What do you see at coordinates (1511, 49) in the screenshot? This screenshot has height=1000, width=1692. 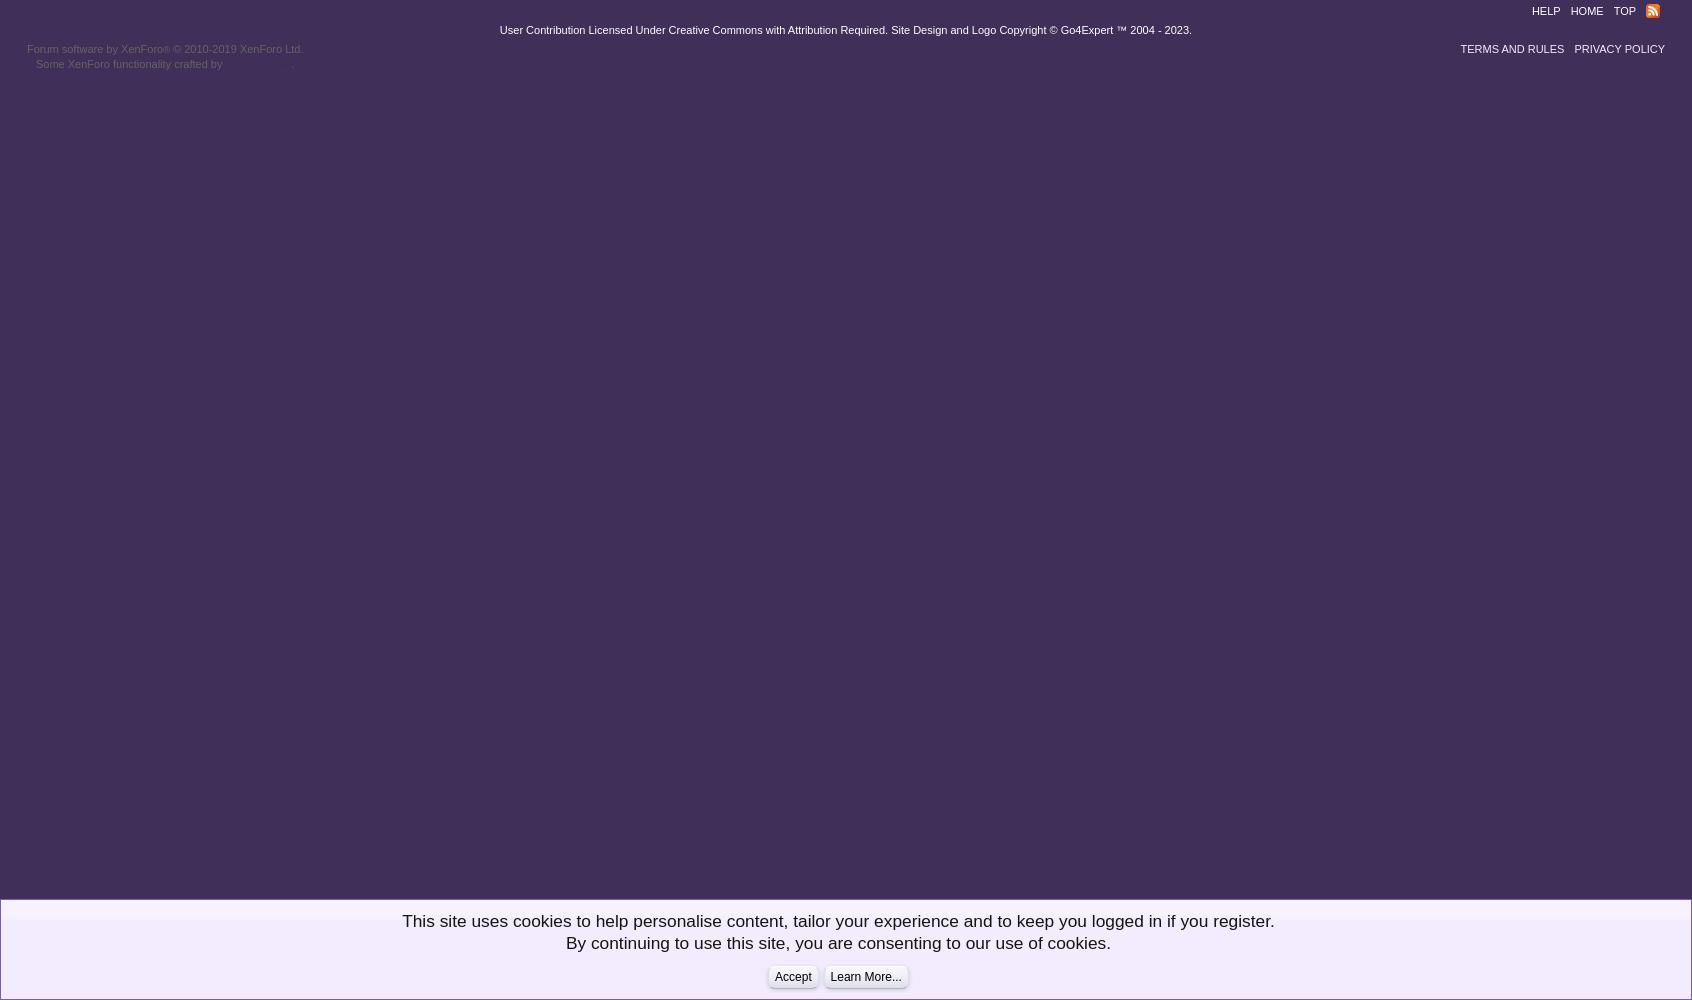 I see `'Terms and Rules'` at bounding box center [1511, 49].